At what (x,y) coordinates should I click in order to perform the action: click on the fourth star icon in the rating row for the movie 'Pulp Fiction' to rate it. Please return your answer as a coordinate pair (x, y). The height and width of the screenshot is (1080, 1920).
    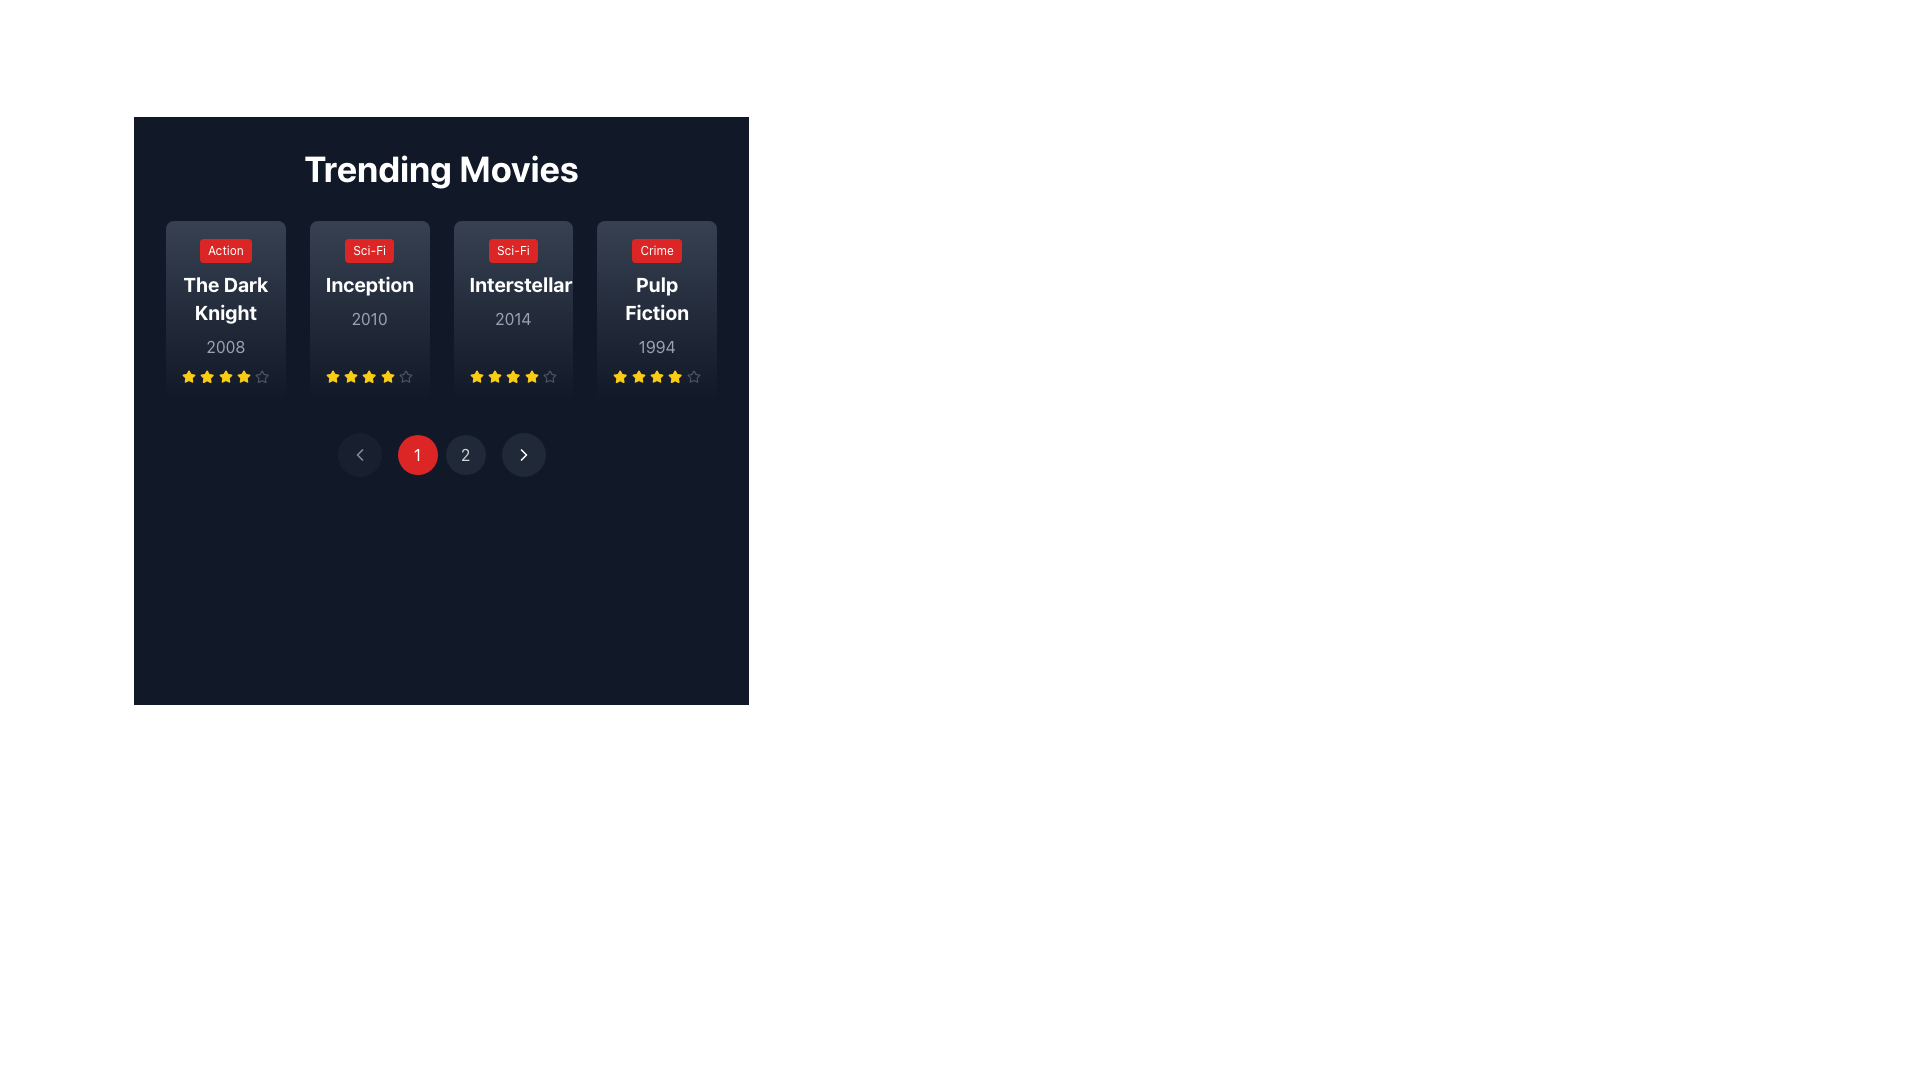
    Looking at the image, I should click on (637, 376).